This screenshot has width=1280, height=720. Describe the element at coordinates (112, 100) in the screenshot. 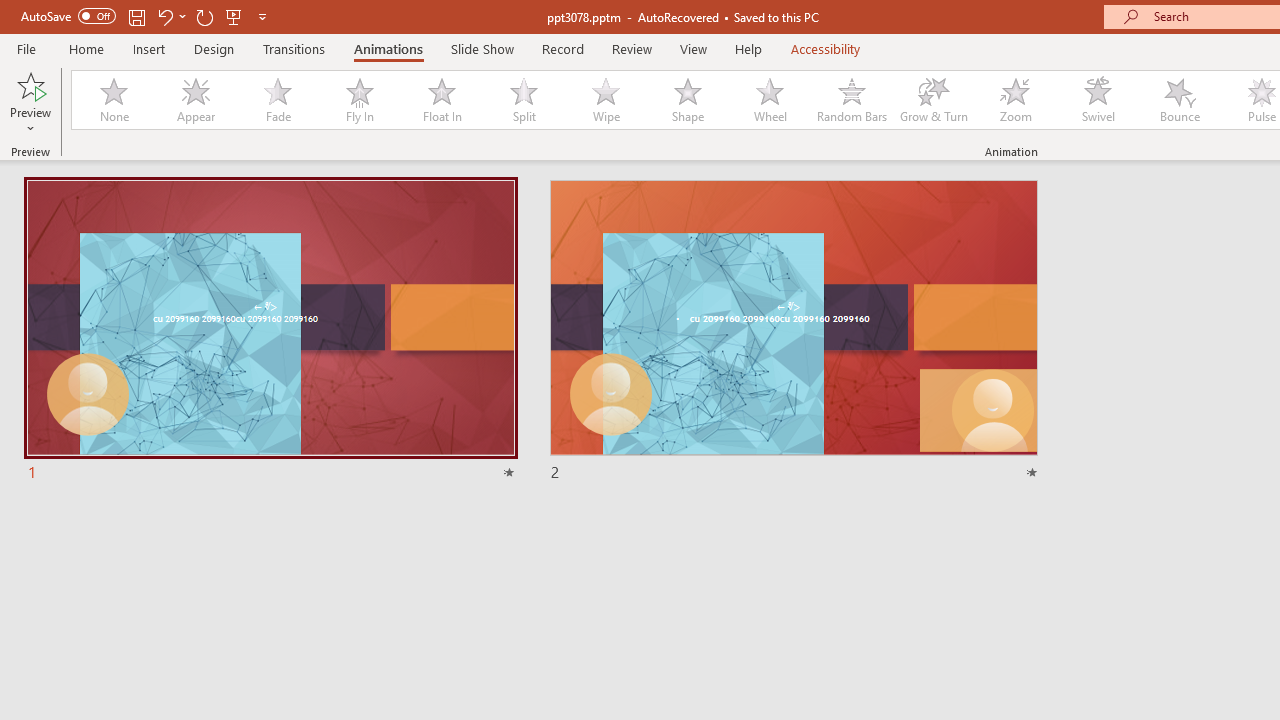

I see `'None'` at that location.